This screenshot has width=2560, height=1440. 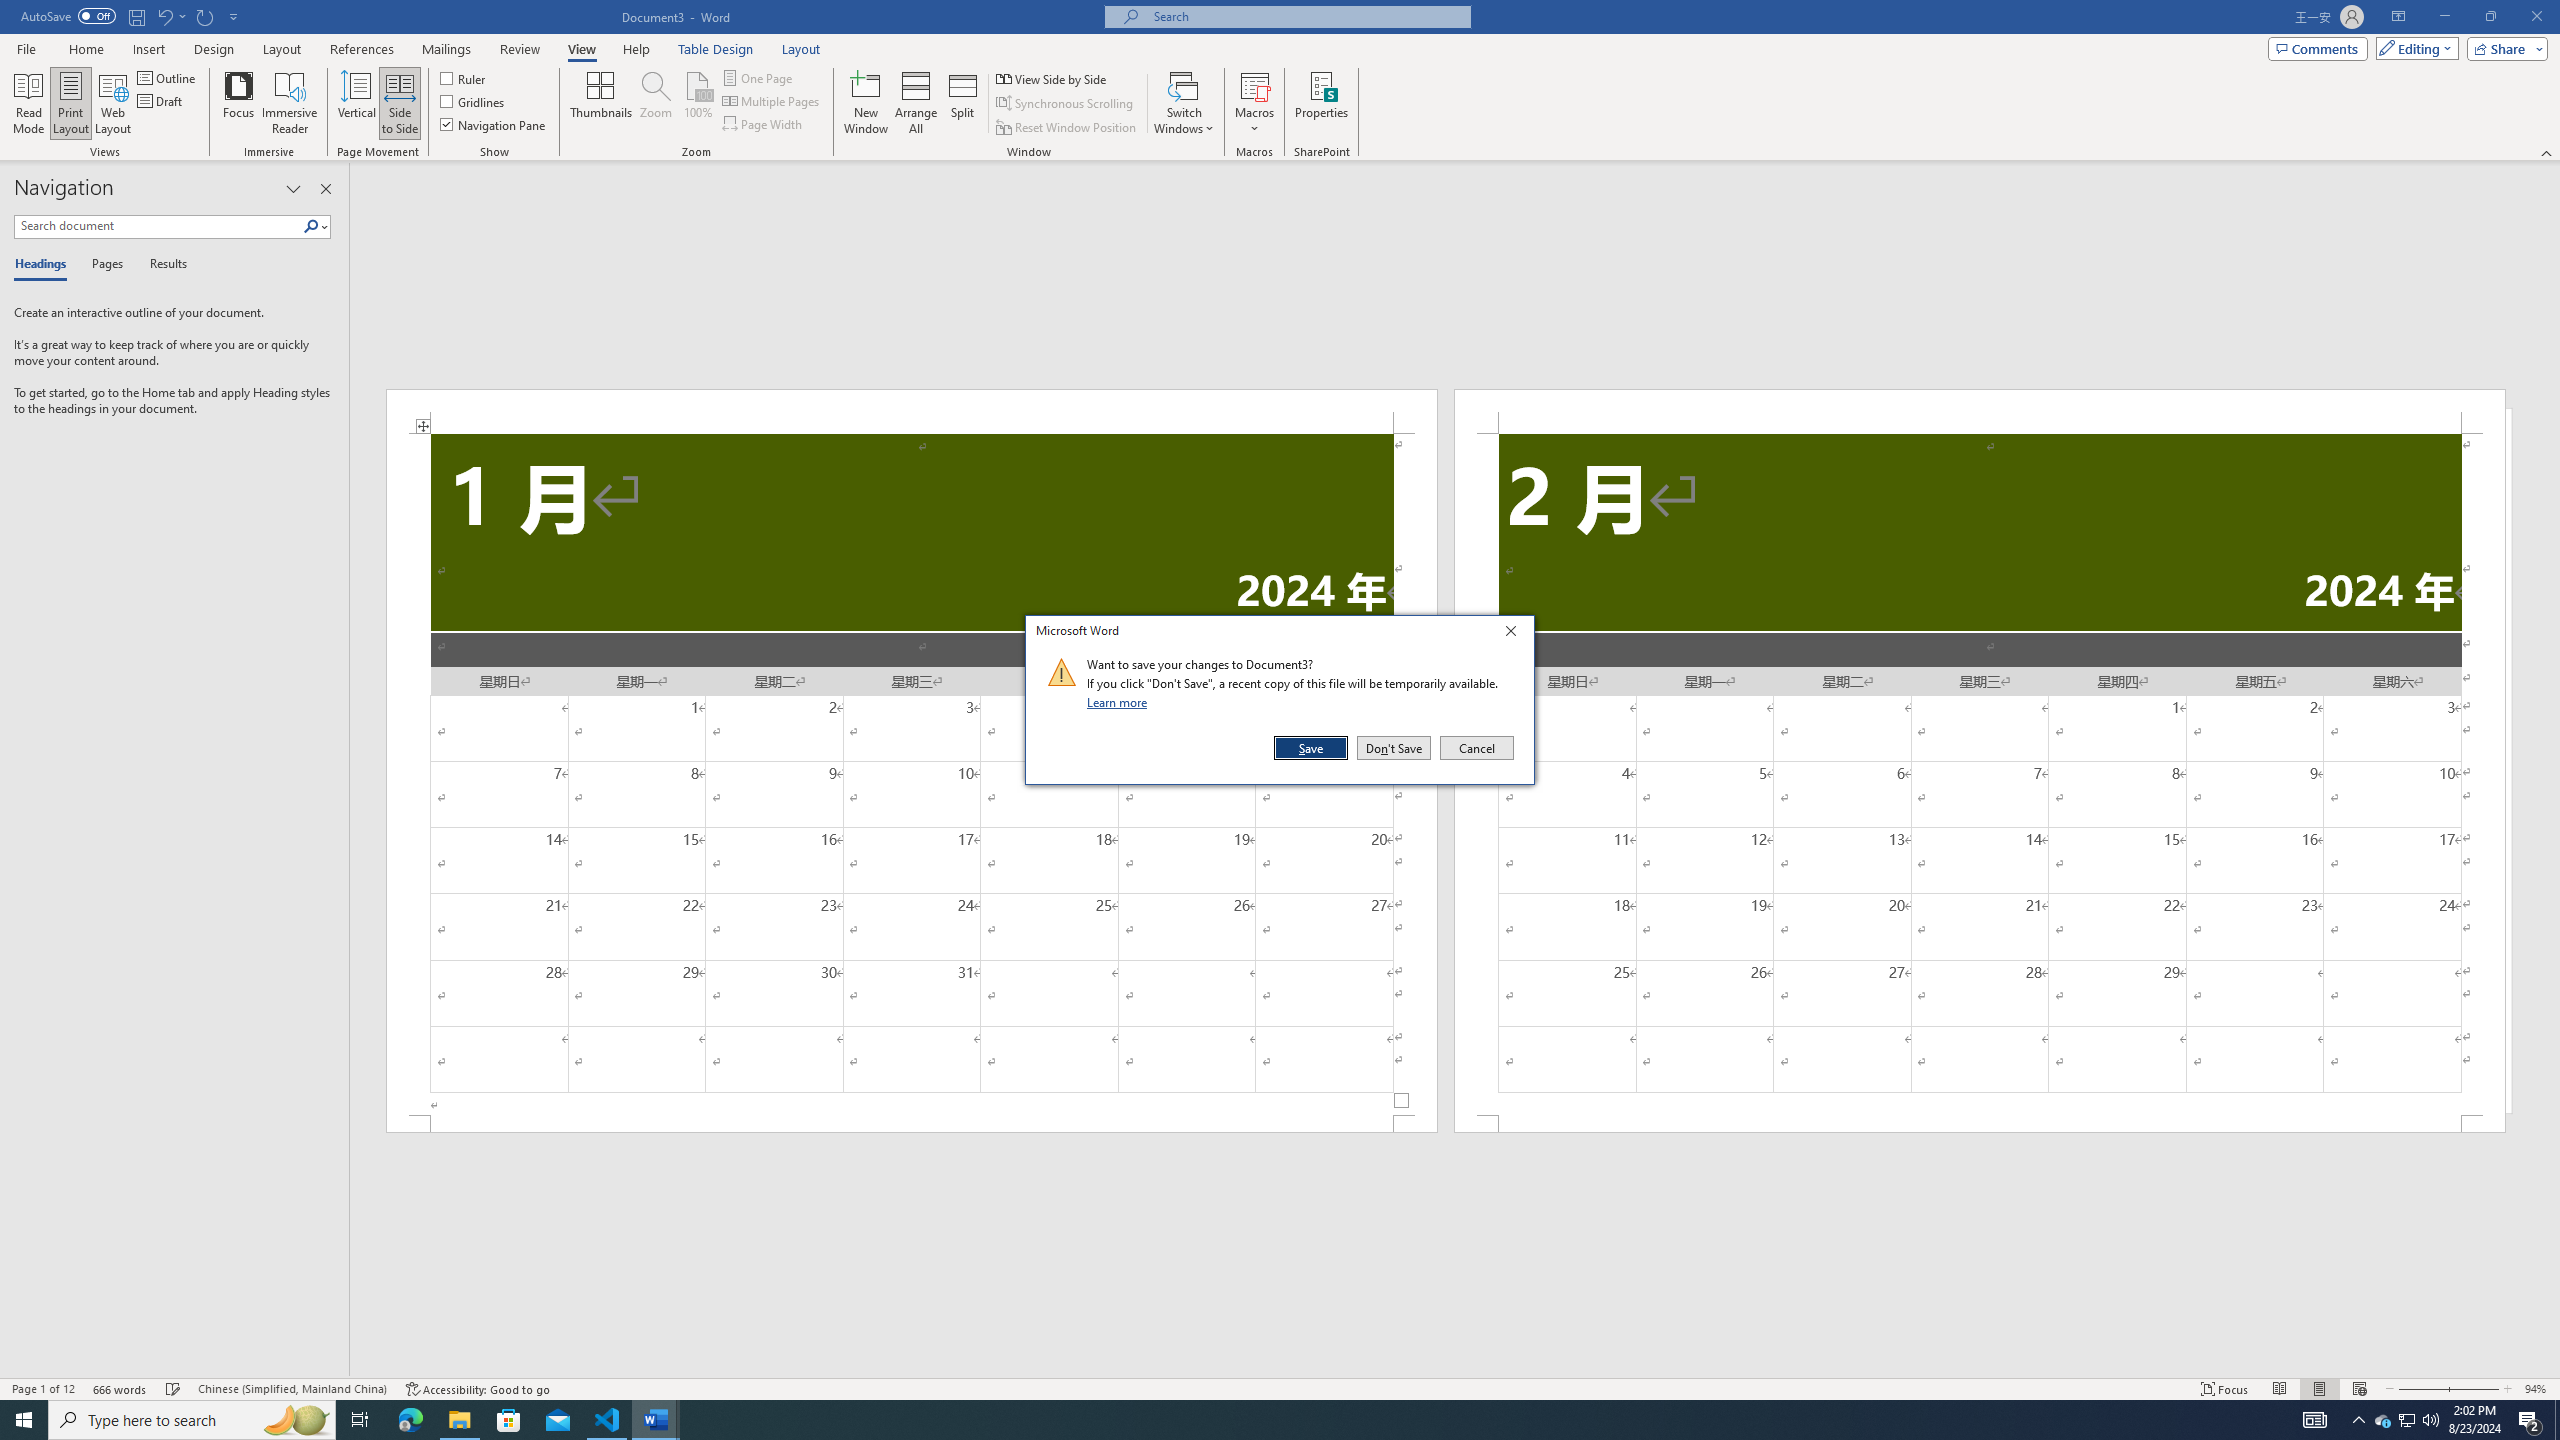 I want to click on 'Draft', so click(x=160, y=99).